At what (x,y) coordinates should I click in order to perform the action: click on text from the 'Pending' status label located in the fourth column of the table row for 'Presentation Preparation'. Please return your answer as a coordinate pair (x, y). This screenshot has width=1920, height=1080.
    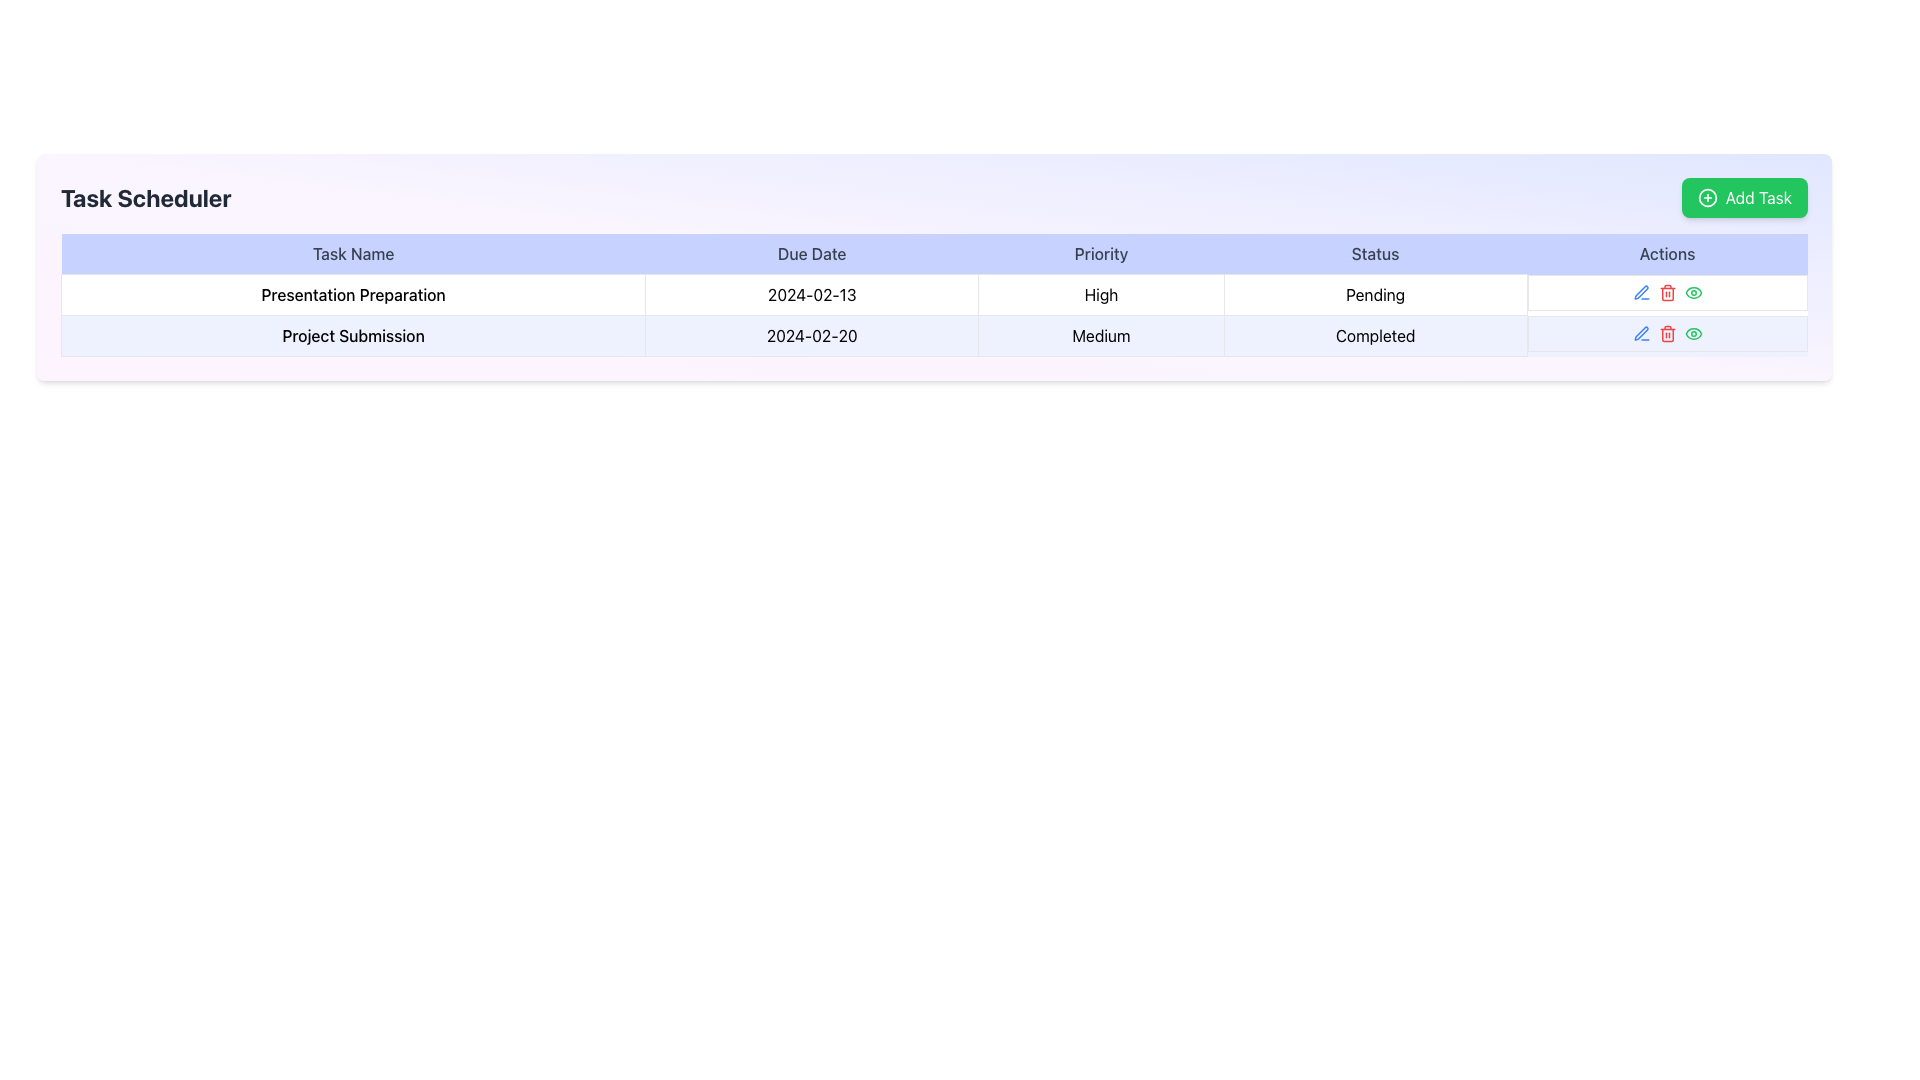
    Looking at the image, I should click on (1374, 294).